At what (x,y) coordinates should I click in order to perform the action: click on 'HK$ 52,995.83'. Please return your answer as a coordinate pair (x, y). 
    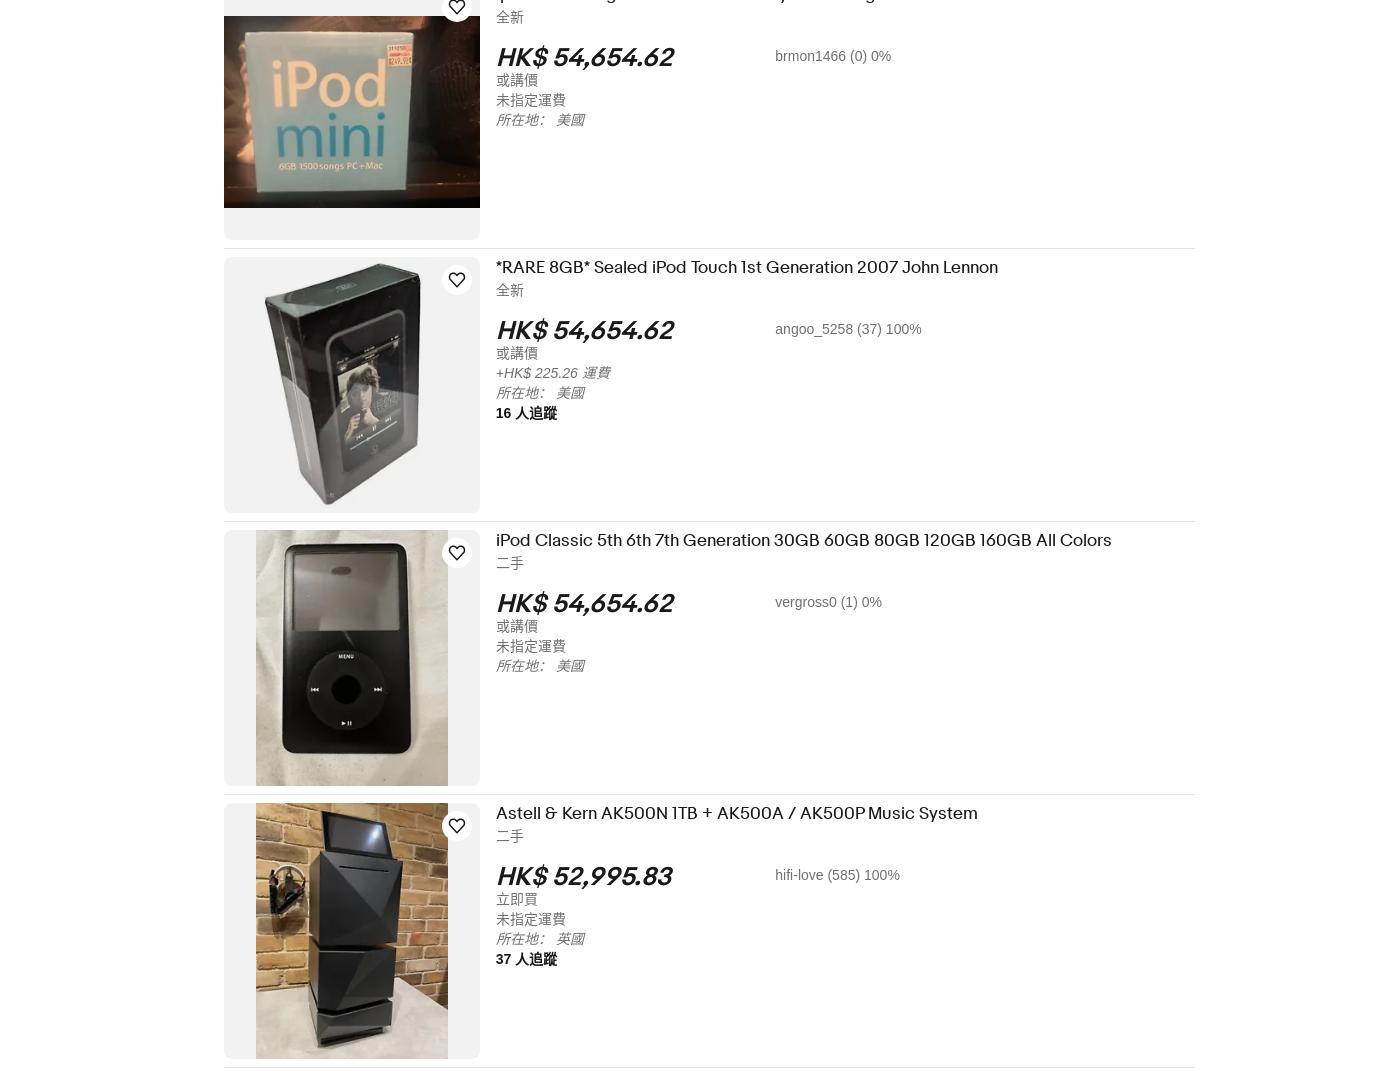
    Looking at the image, I should click on (596, 877).